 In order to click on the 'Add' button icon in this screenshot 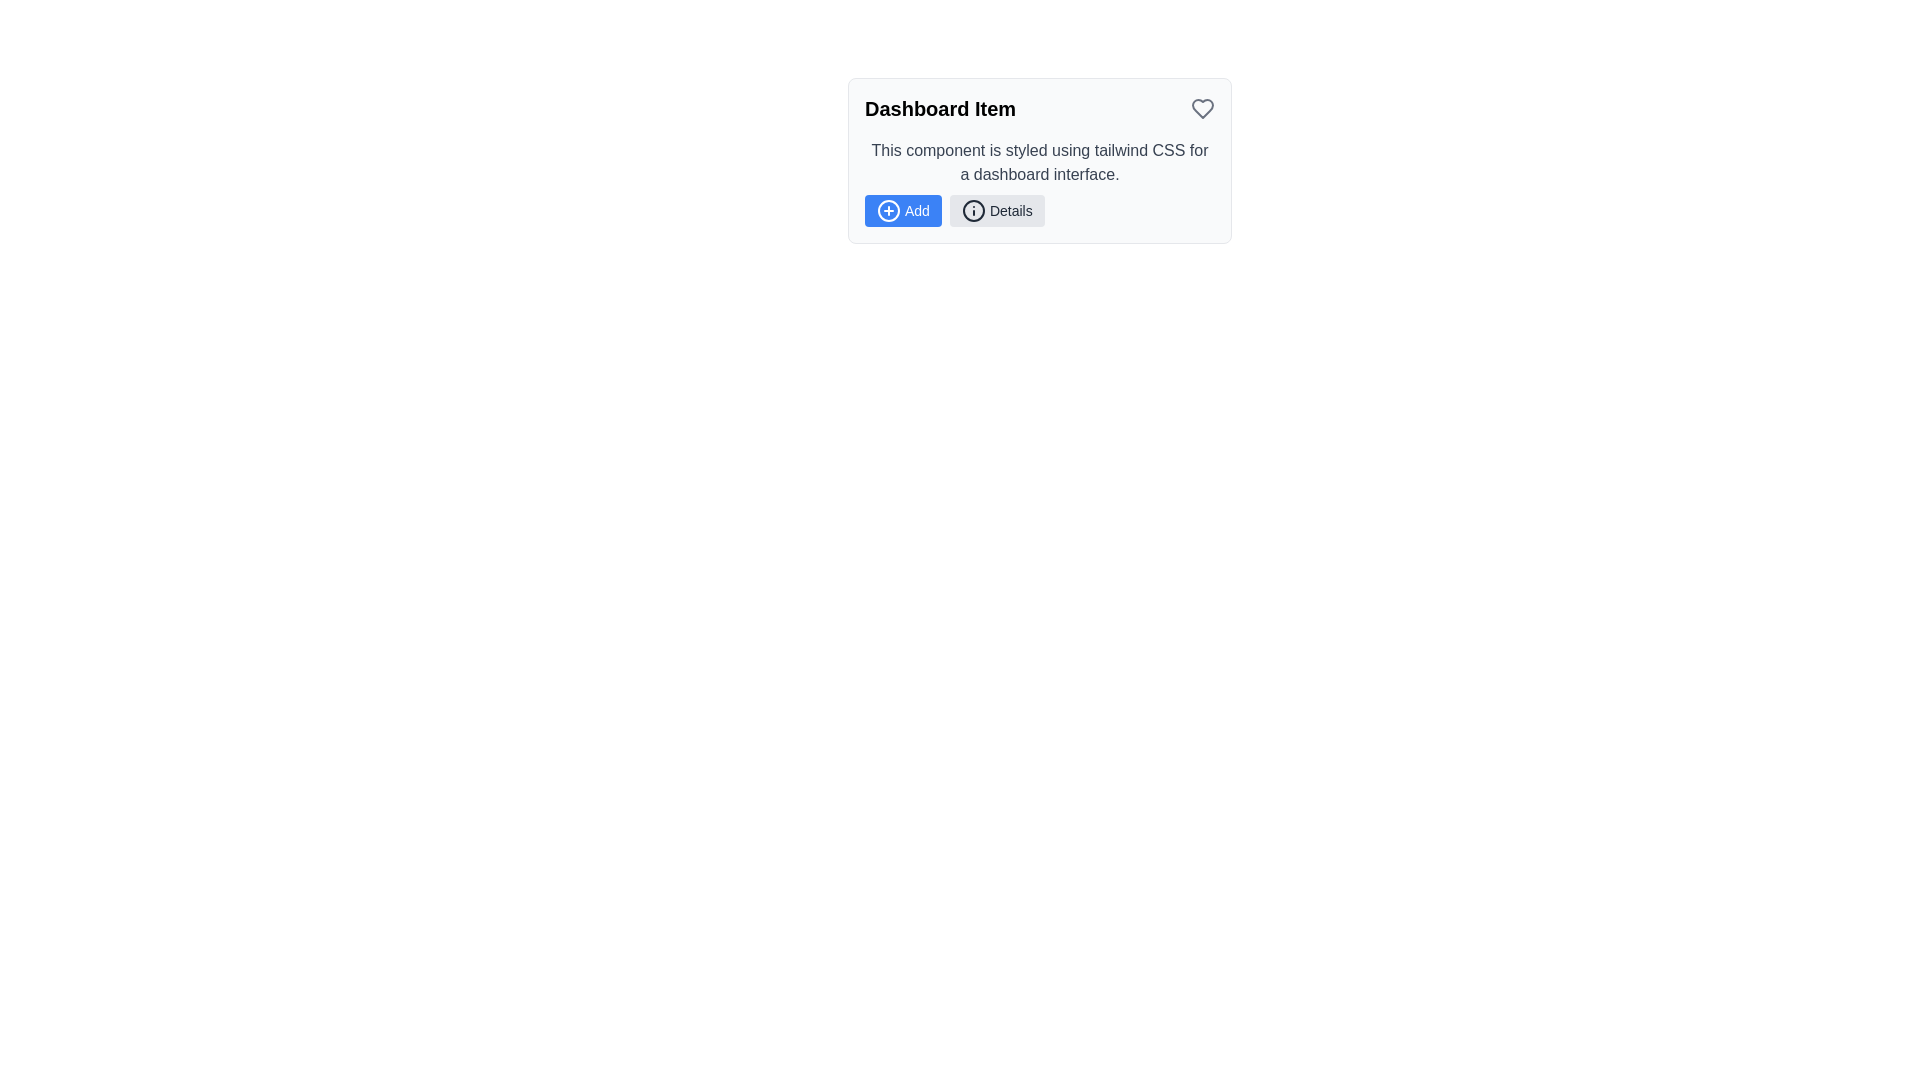, I will do `click(887, 211)`.